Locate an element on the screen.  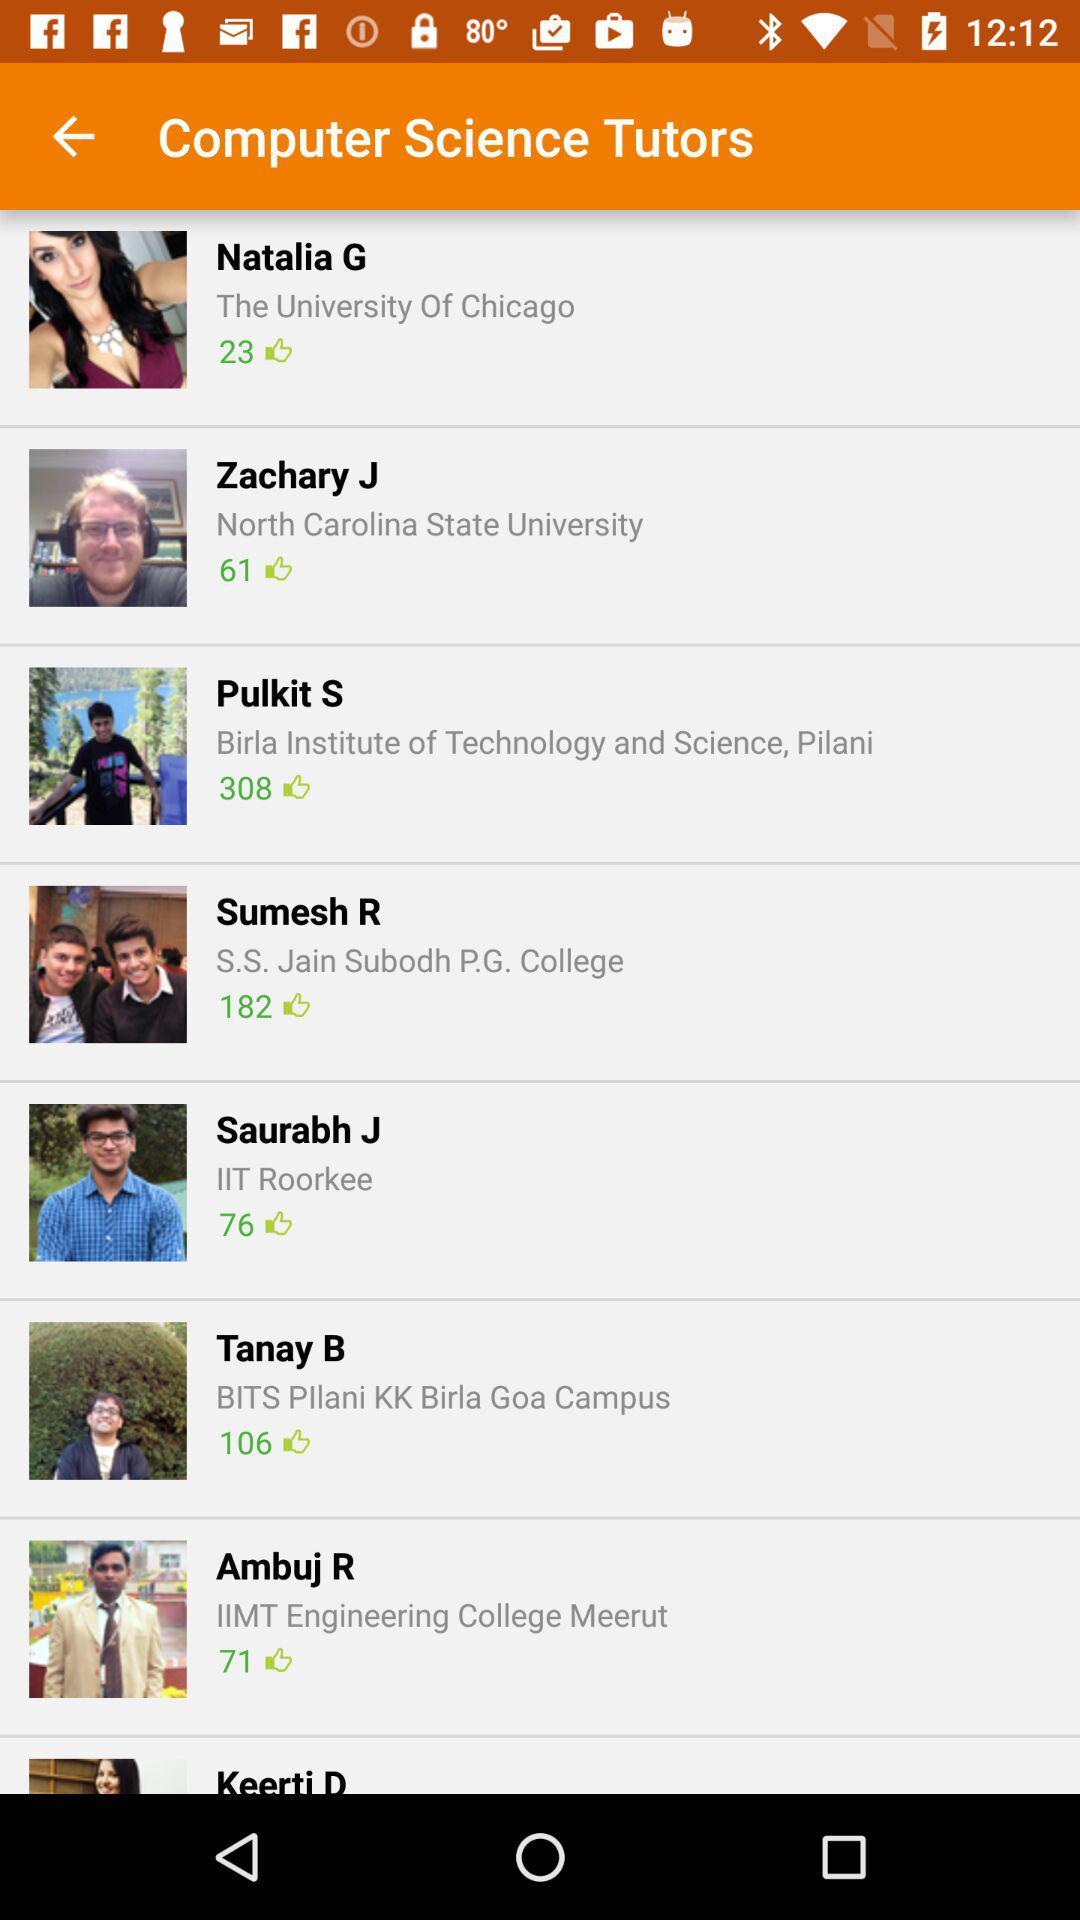
item to the right of the z is located at coordinates (254, 567).